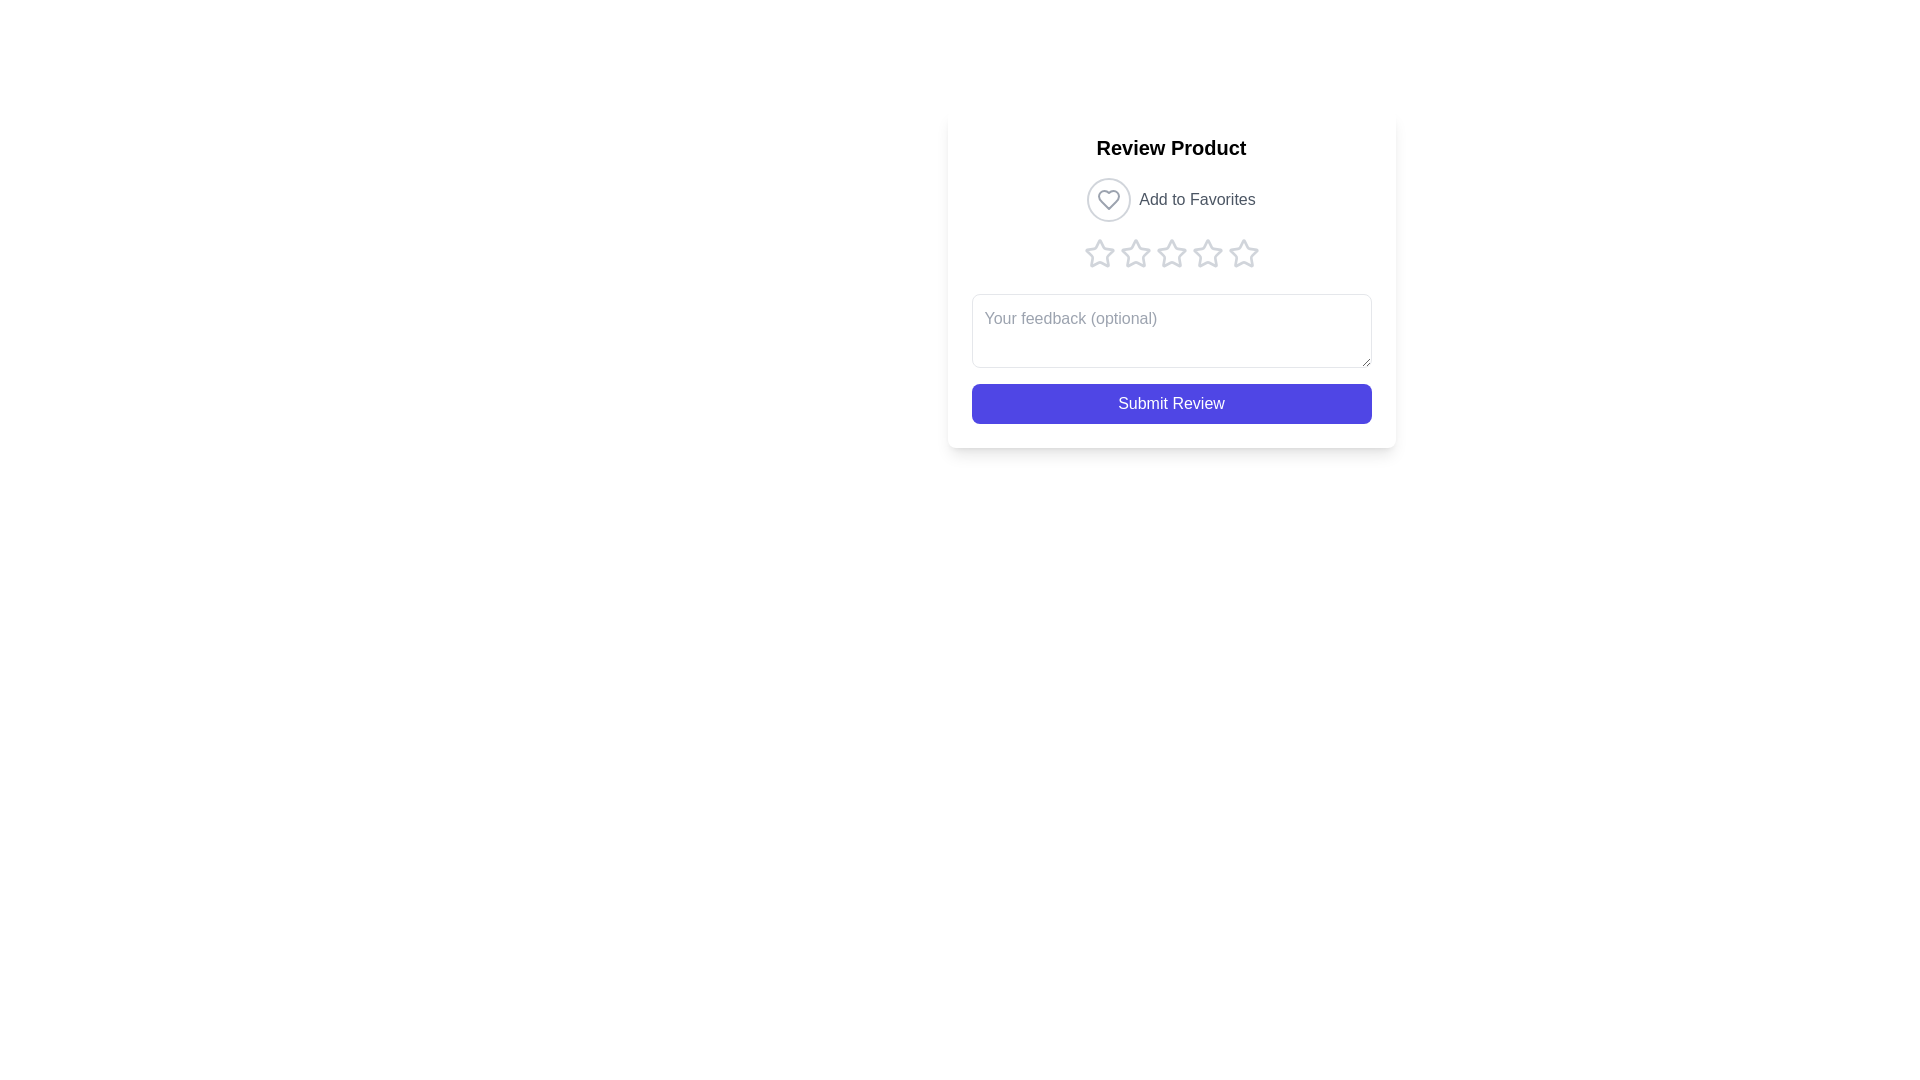 The height and width of the screenshot is (1080, 1920). What do you see at coordinates (1098, 253) in the screenshot?
I see `the first clickable star icon in the five-star rating group, located below the 'Add to Favorites' section in the 'Review Product' card` at bounding box center [1098, 253].